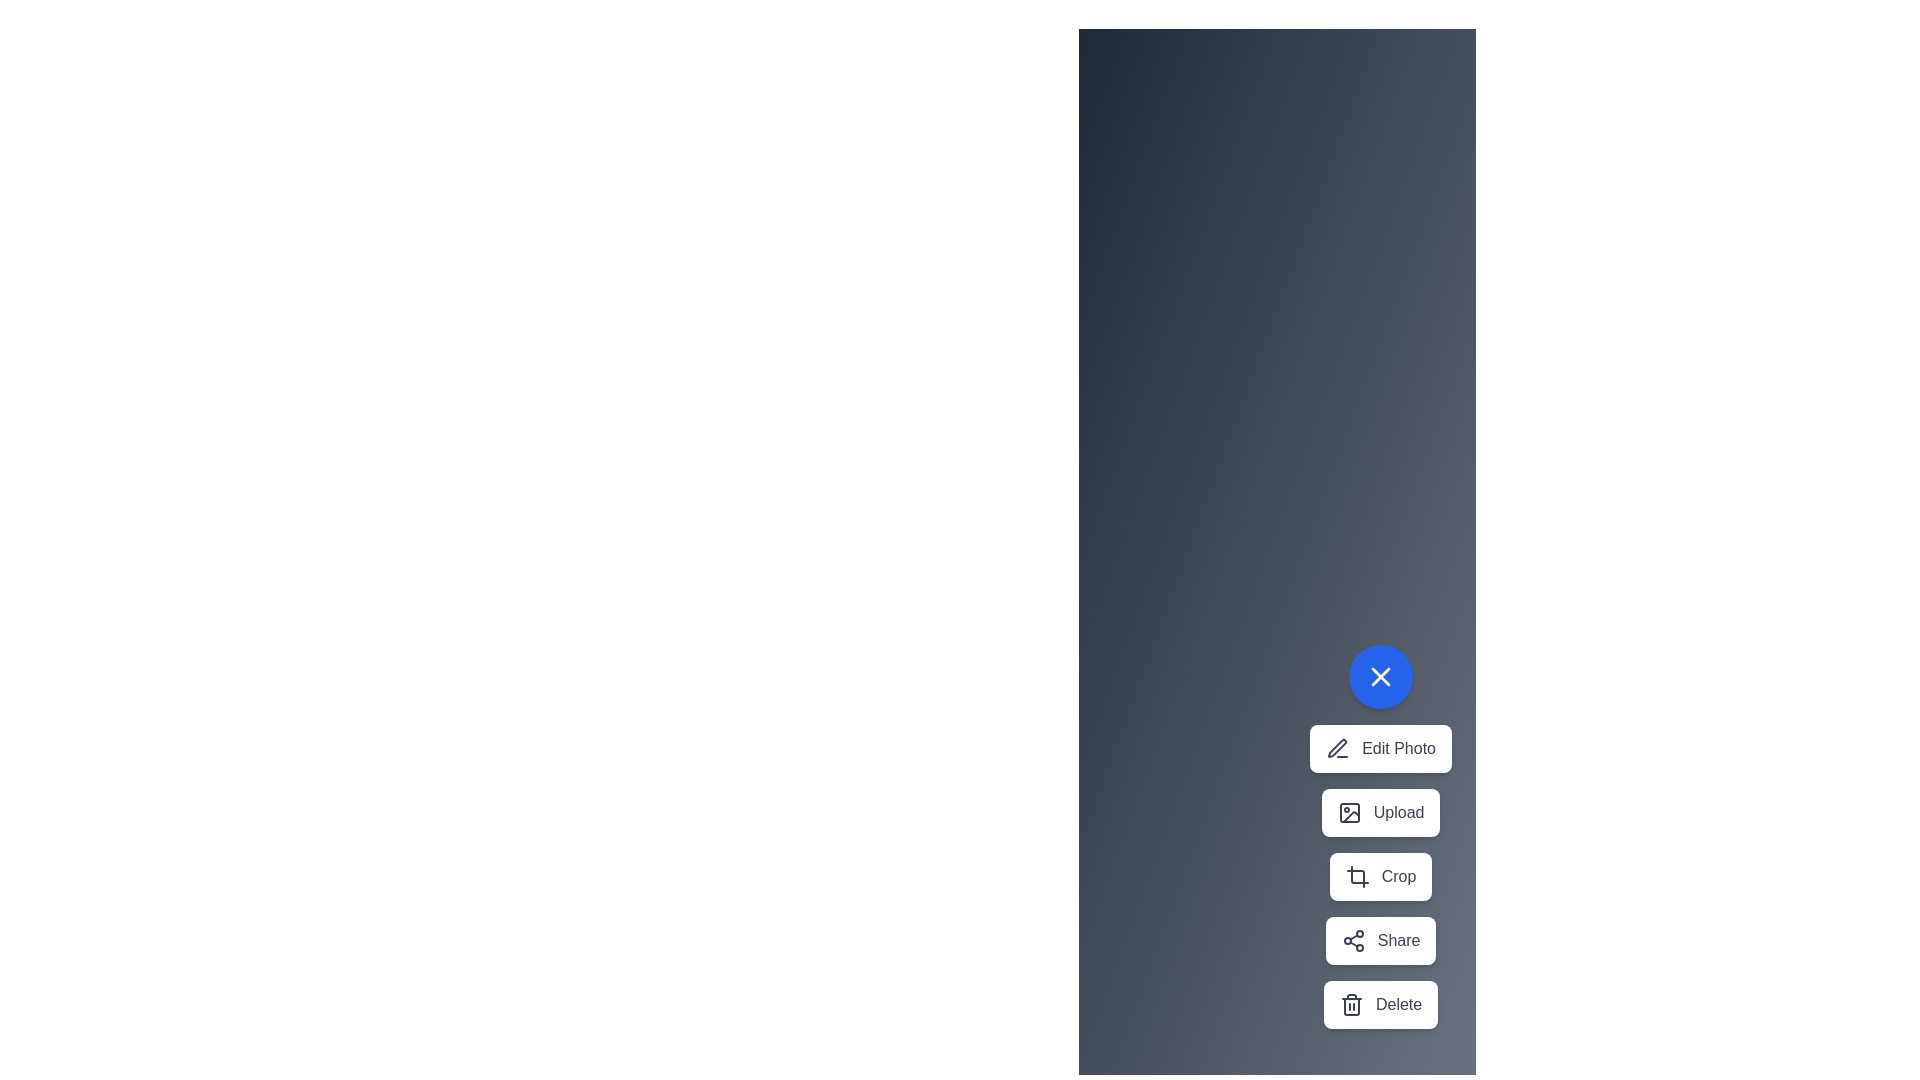 This screenshot has width=1920, height=1080. Describe the element at coordinates (1380, 813) in the screenshot. I see `the Upload button in the speed dial menu` at that location.